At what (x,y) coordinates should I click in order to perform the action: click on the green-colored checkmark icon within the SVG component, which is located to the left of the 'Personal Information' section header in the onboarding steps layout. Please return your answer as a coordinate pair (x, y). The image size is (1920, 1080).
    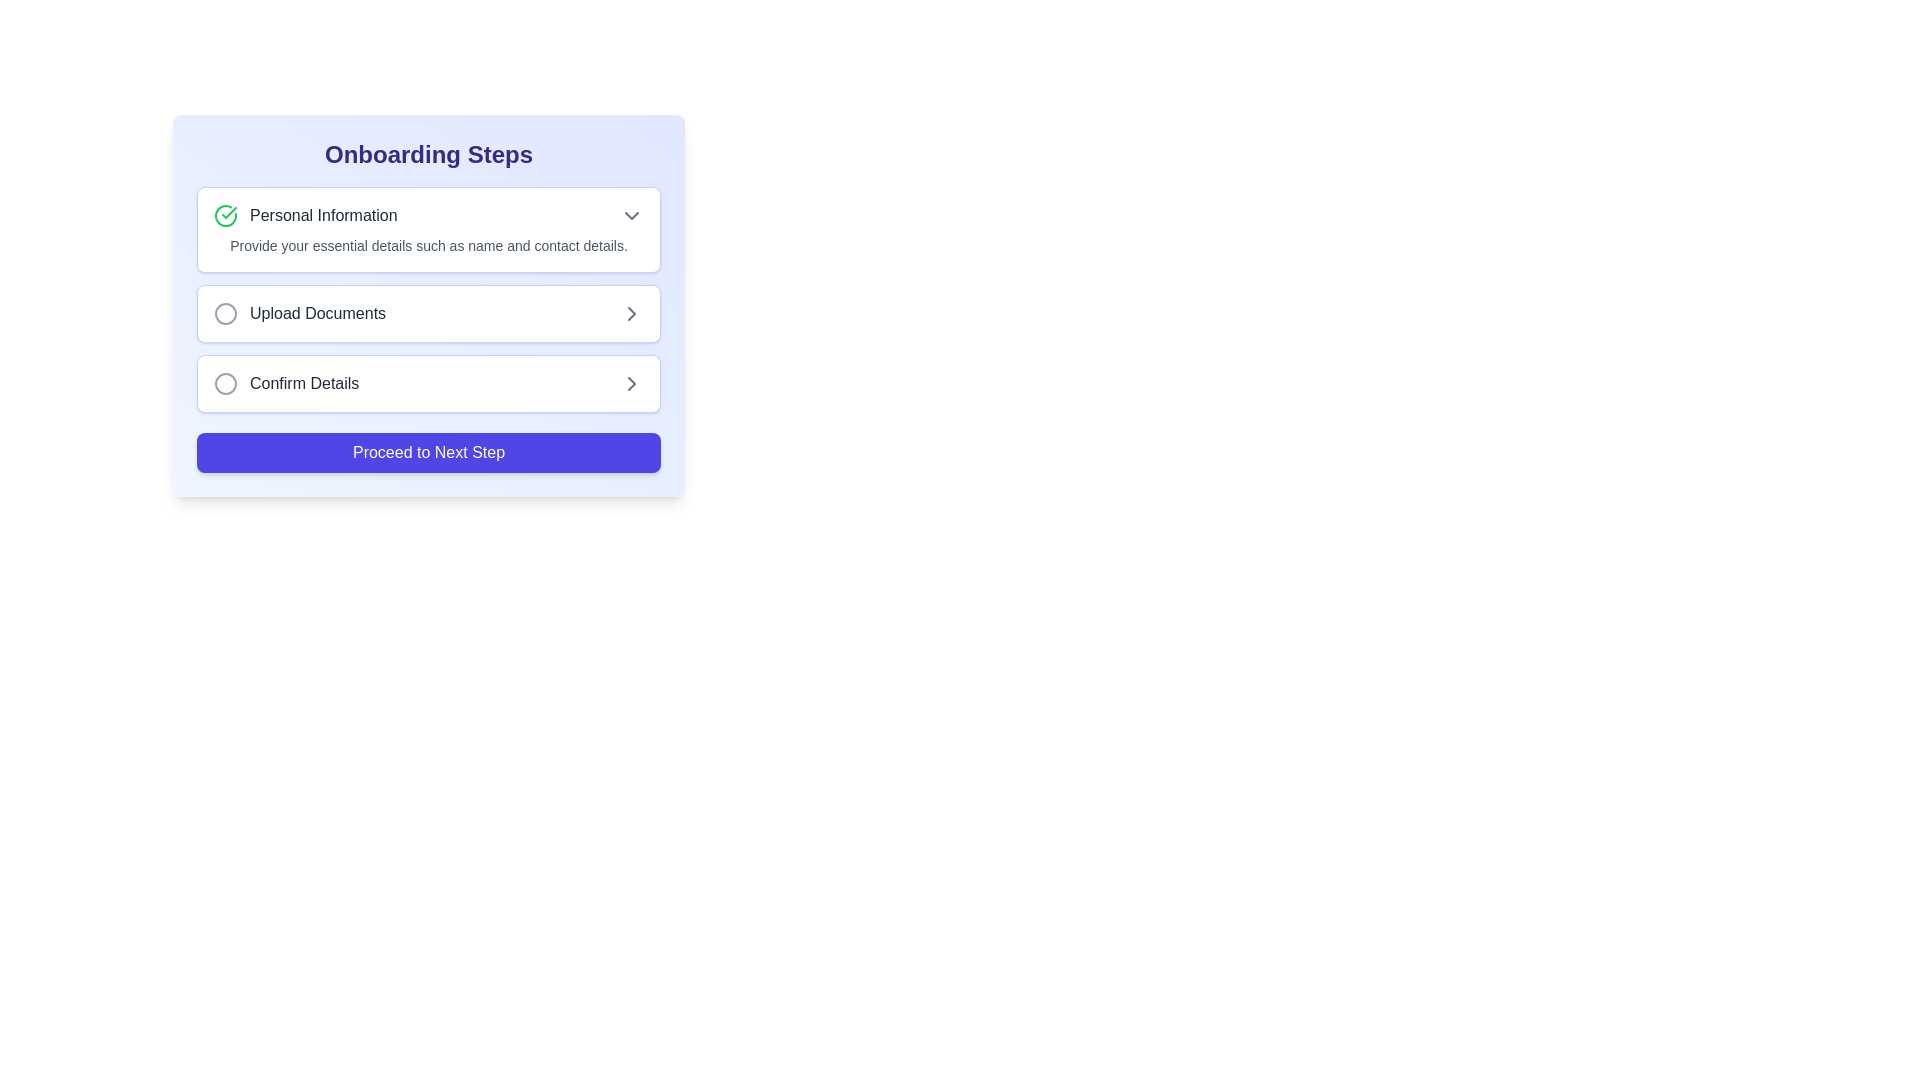
    Looking at the image, I should click on (229, 212).